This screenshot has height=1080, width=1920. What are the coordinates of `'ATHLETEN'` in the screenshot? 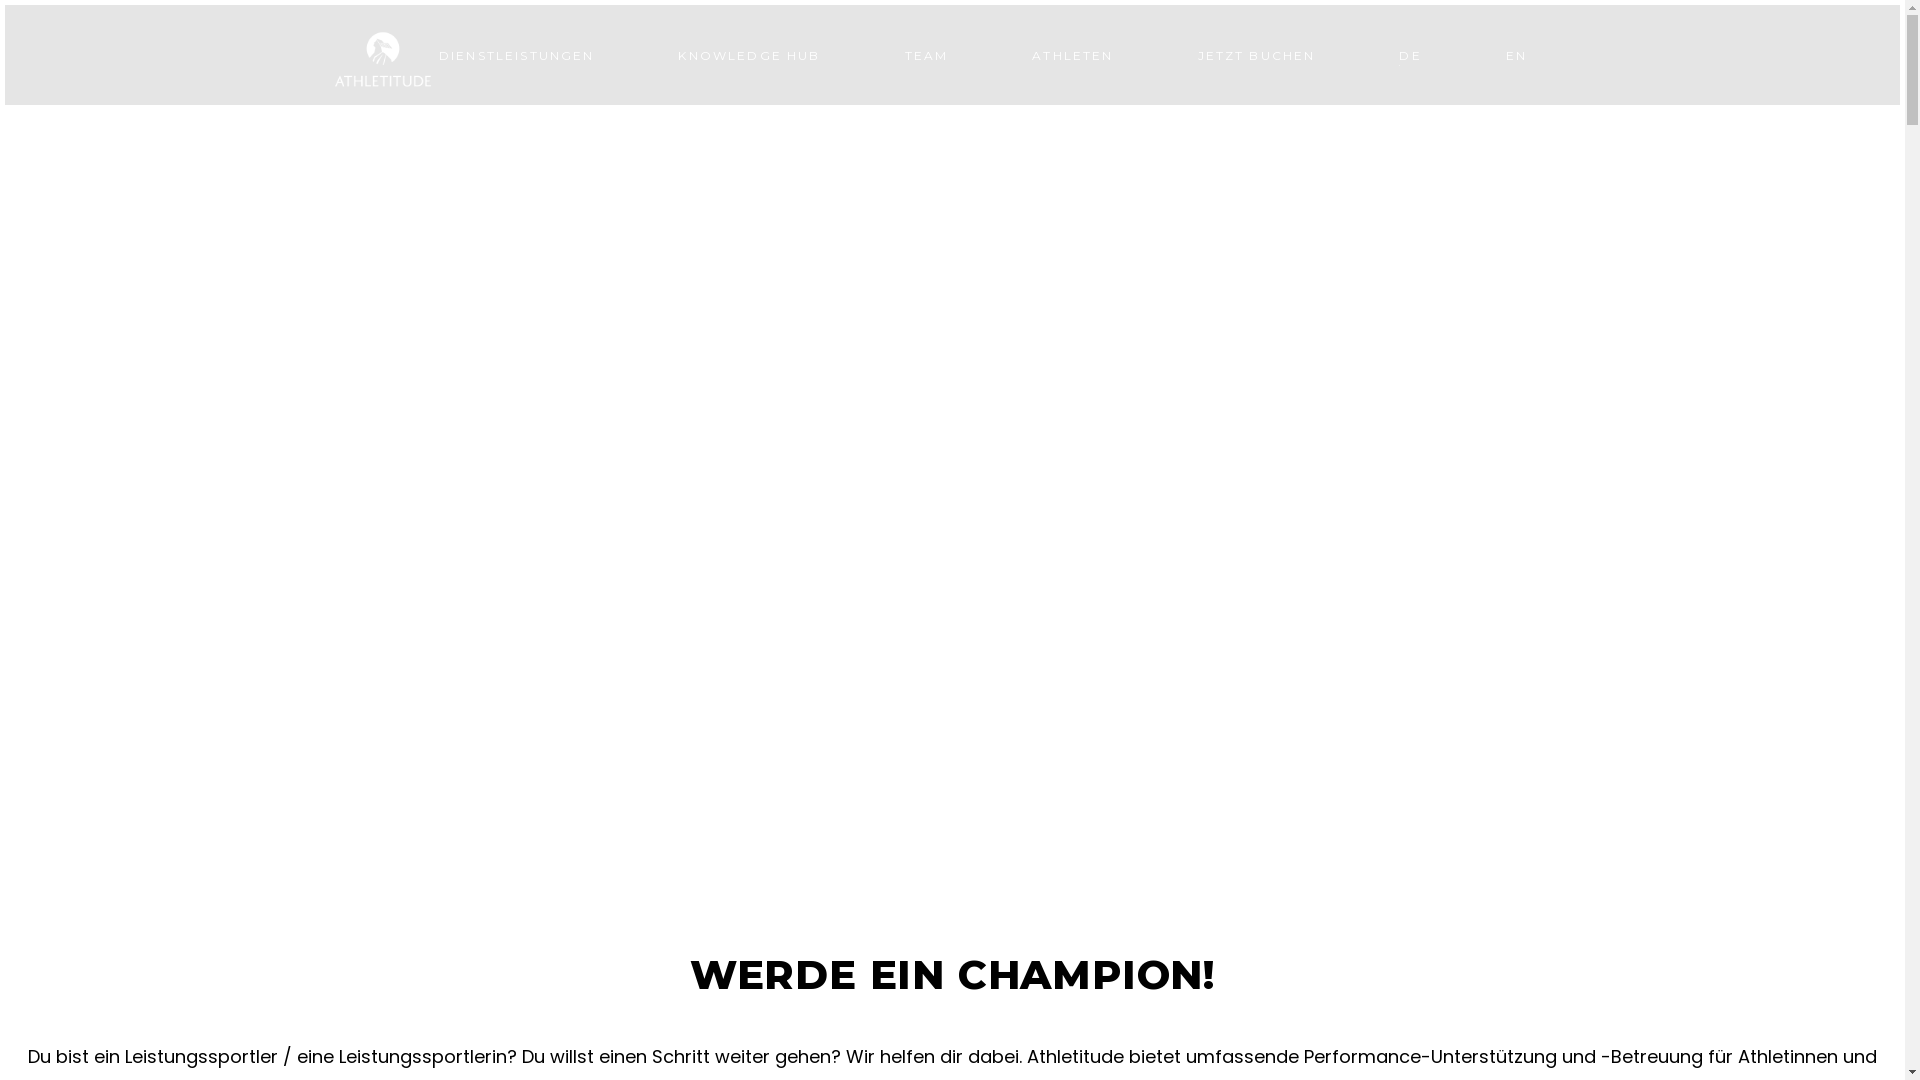 It's located at (1071, 54).